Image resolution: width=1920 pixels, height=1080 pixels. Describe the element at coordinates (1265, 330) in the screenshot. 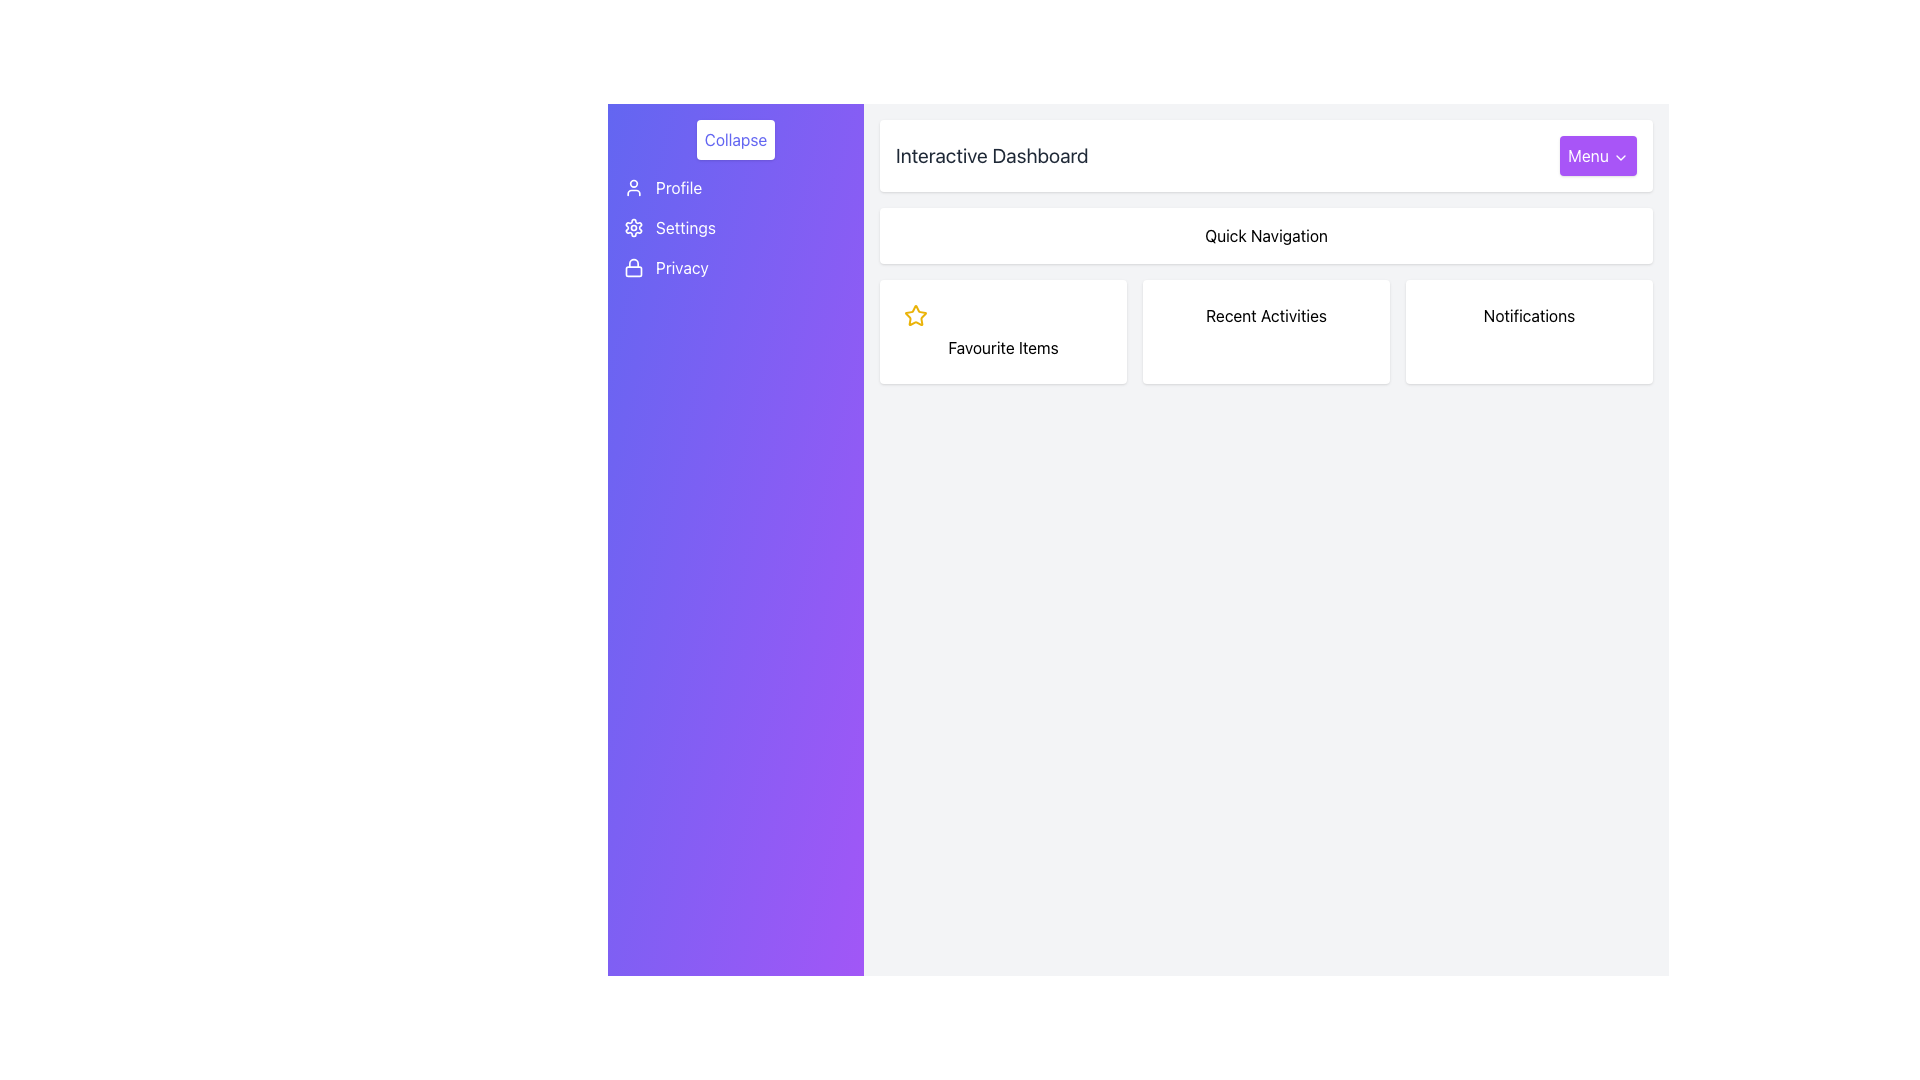

I see `the Static informational box or label for the 'Recent Activities' section, which is positioned in the middle column of the three-part grid layout` at that location.